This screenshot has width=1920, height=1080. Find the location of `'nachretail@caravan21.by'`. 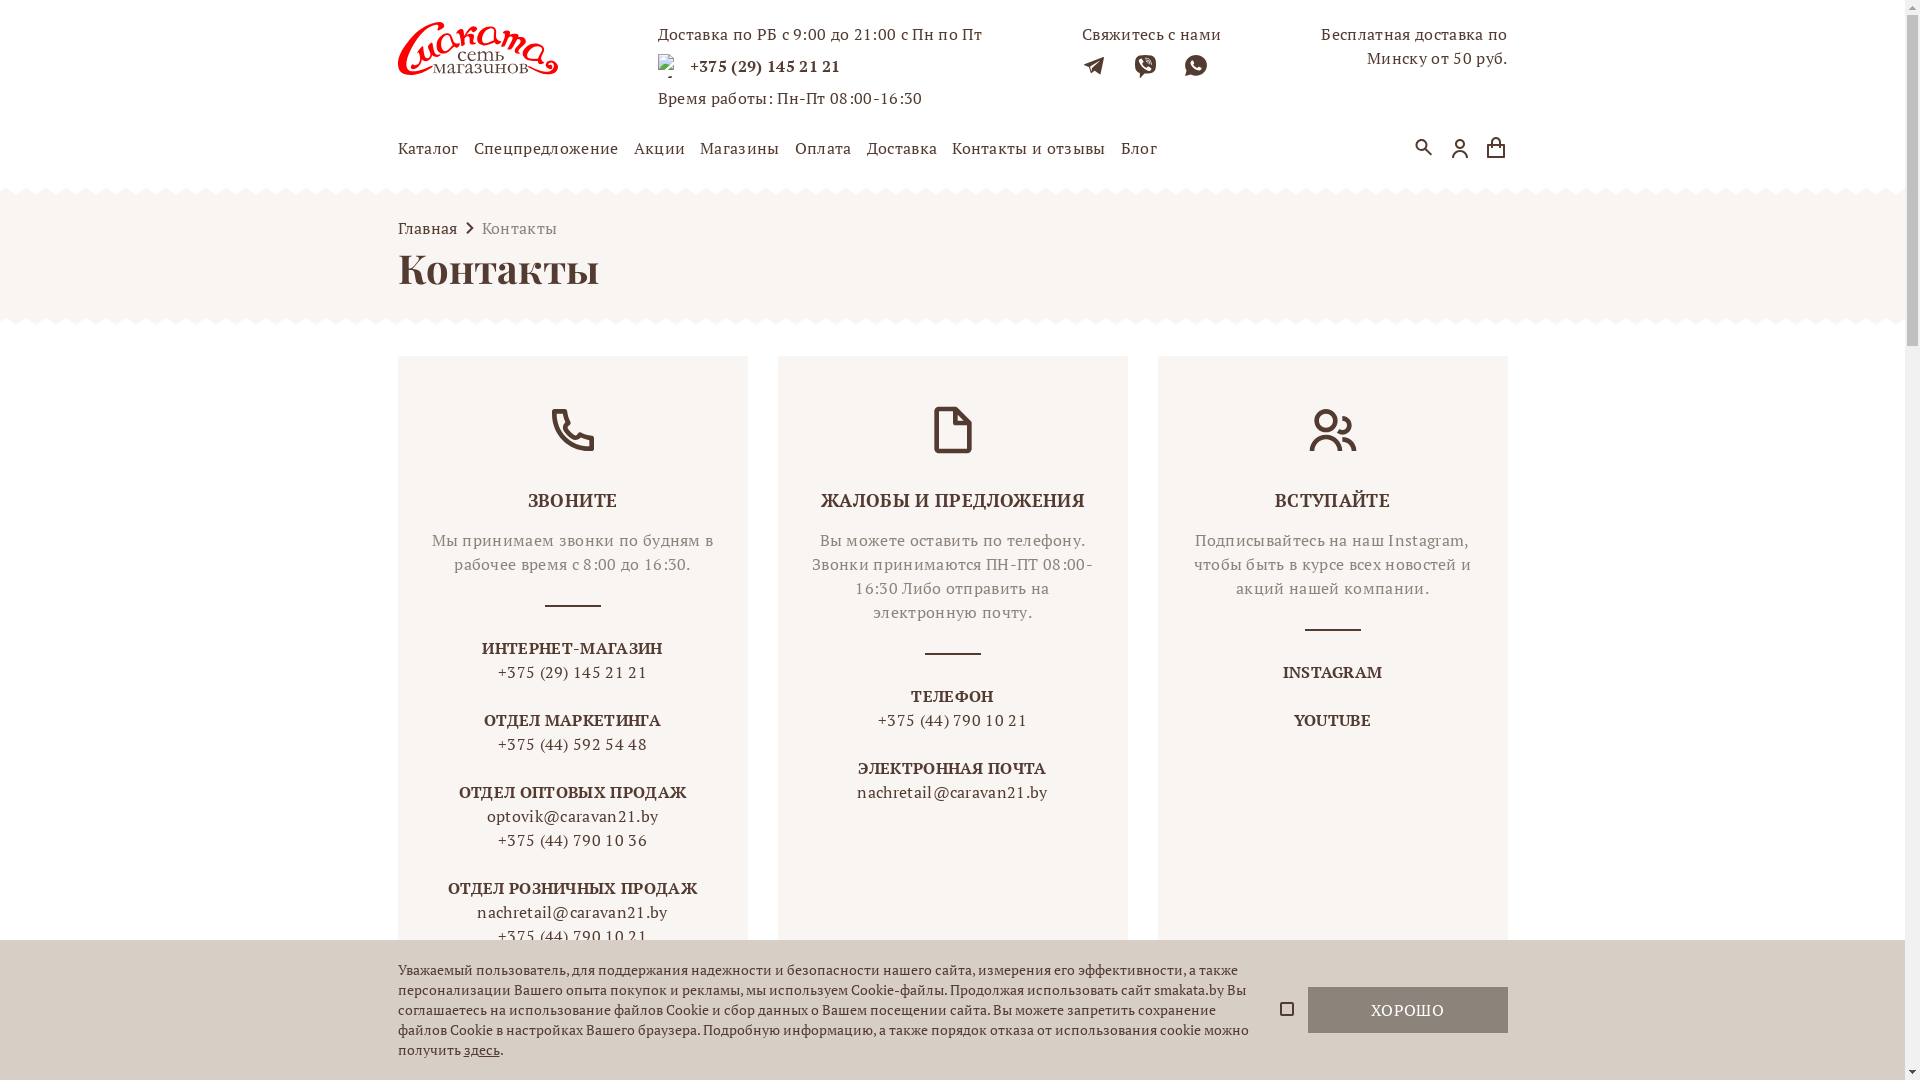

'nachretail@caravan21.by' is located at coordinates (950, 790).